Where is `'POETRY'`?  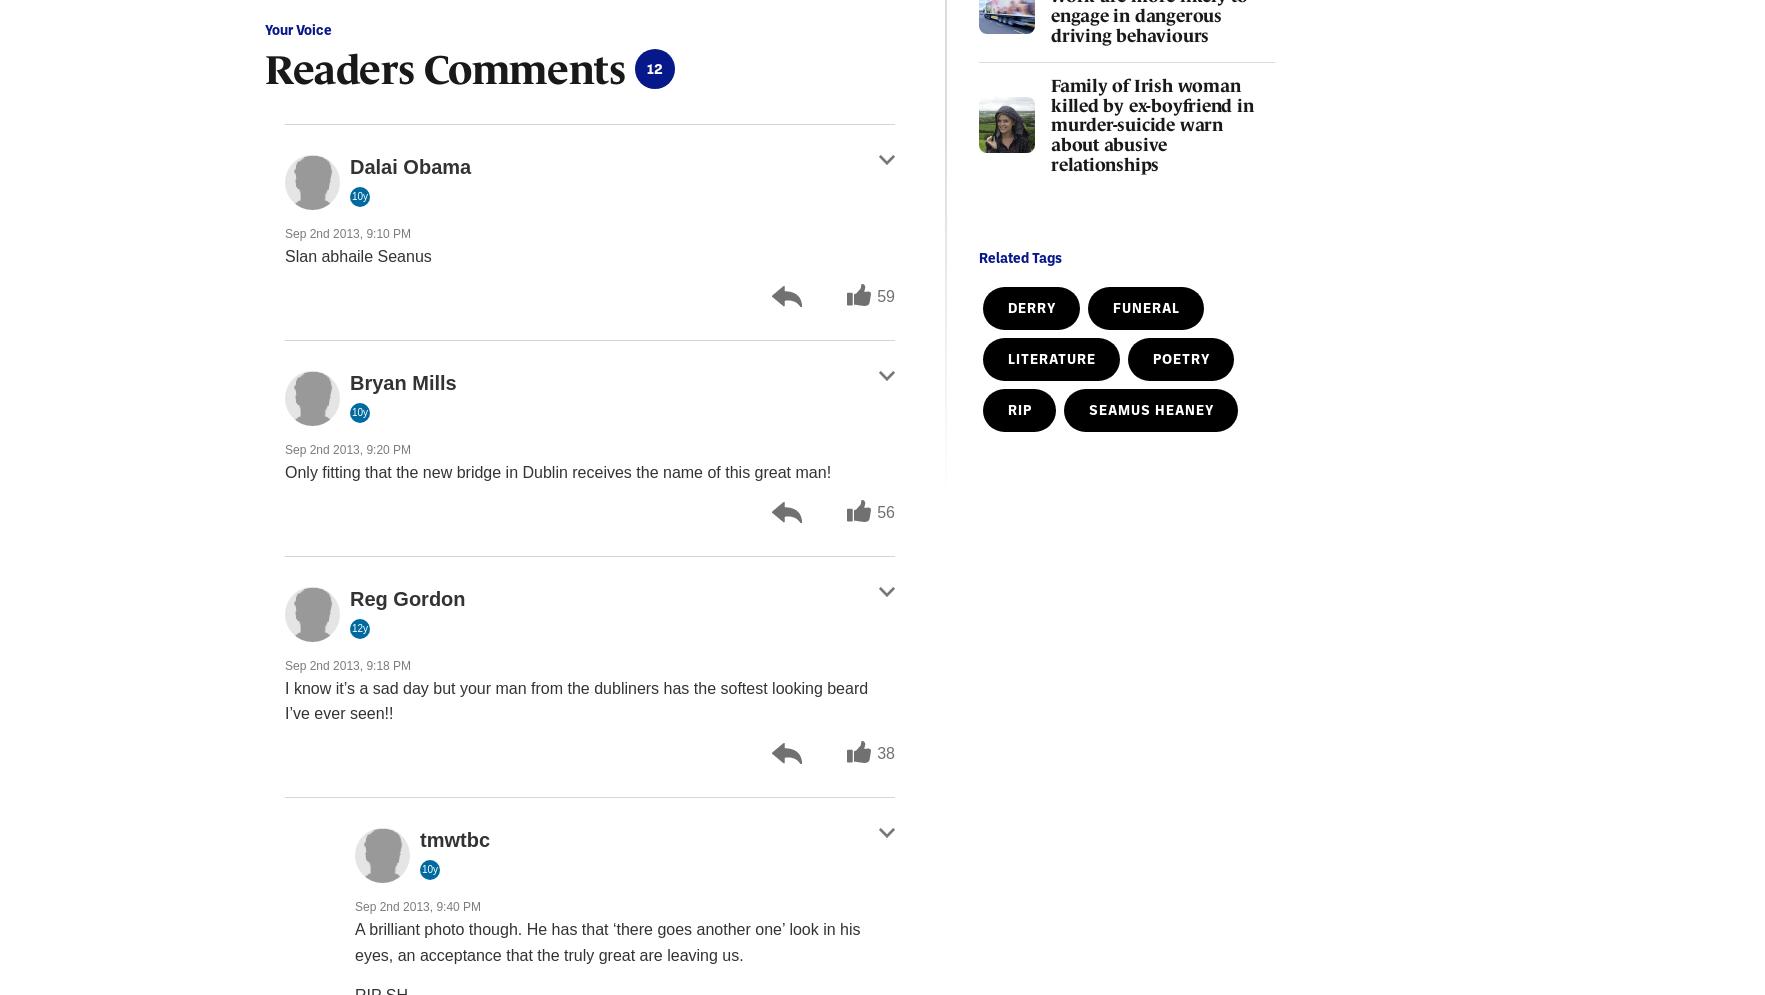
'POETRY' is located at coordinates (1152, 357).